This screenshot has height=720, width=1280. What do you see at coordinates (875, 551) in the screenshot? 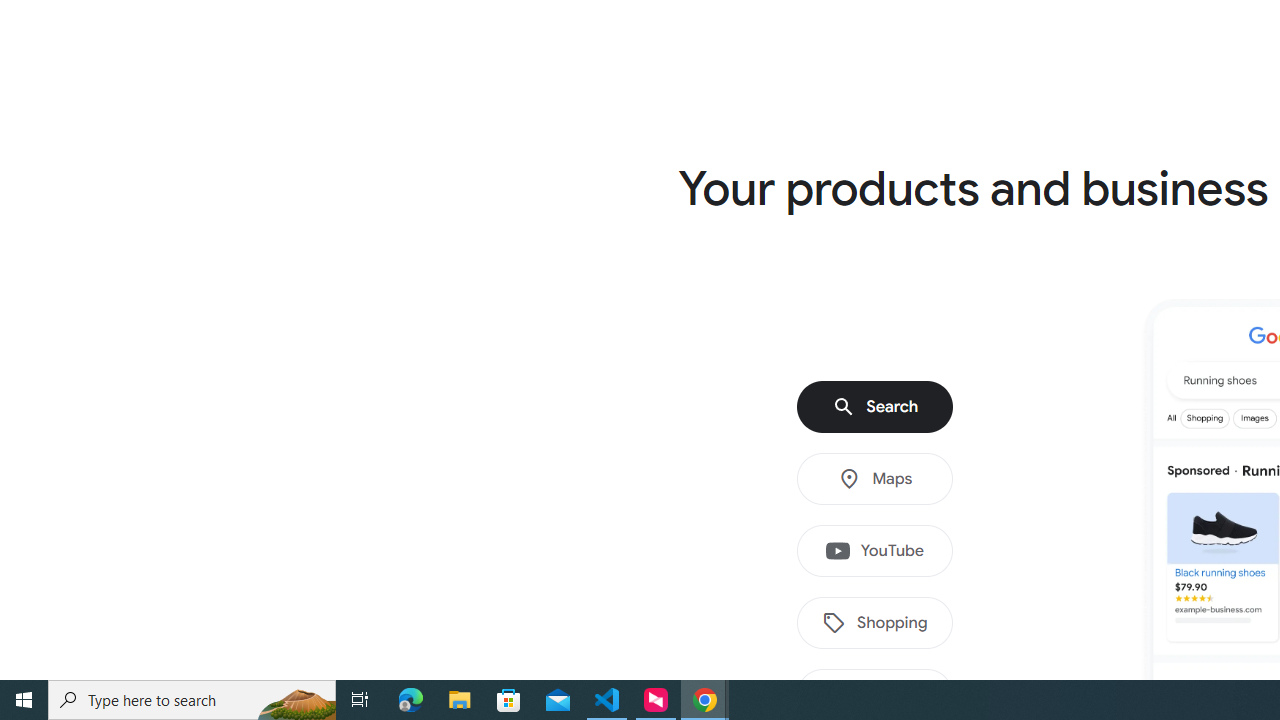
I see `'YouTube'` at bounding box center [875, 551].